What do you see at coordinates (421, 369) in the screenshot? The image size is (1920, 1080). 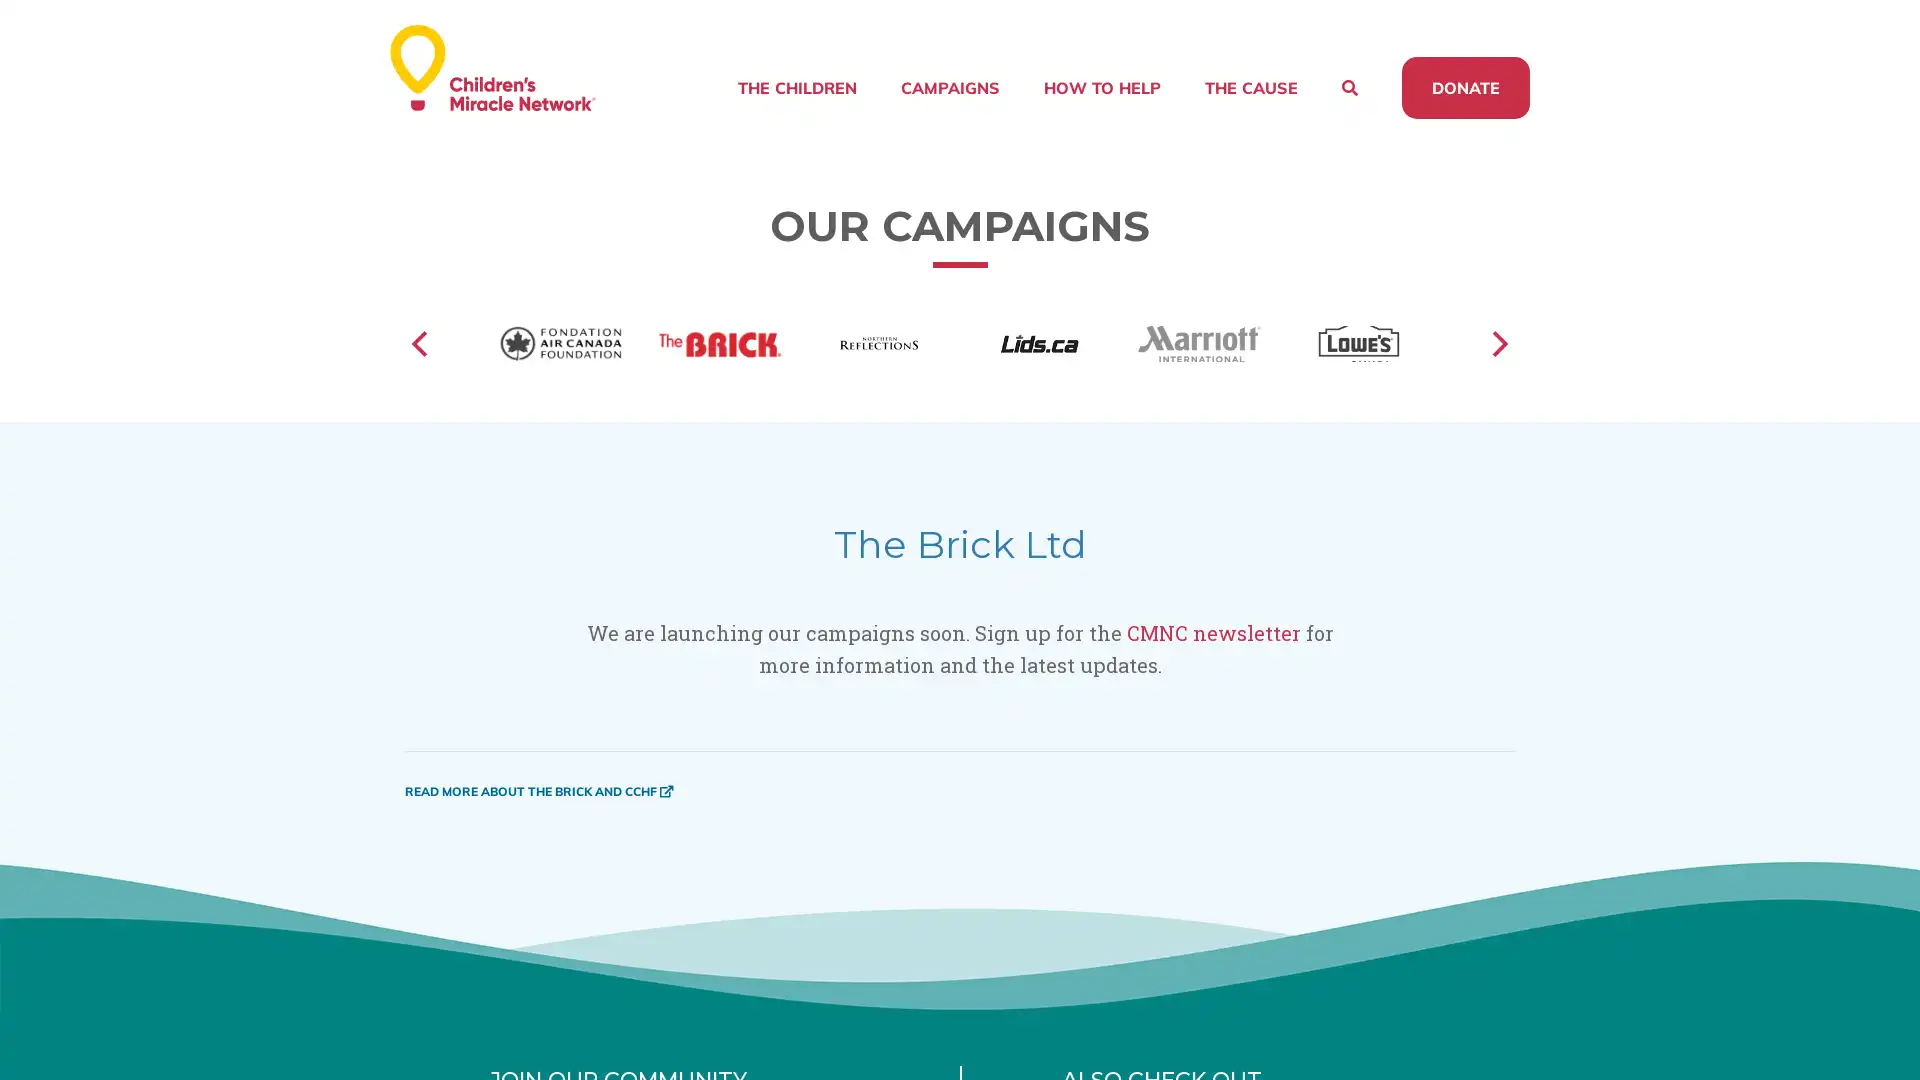 I see `Previous` at bounding box center [421, 369].